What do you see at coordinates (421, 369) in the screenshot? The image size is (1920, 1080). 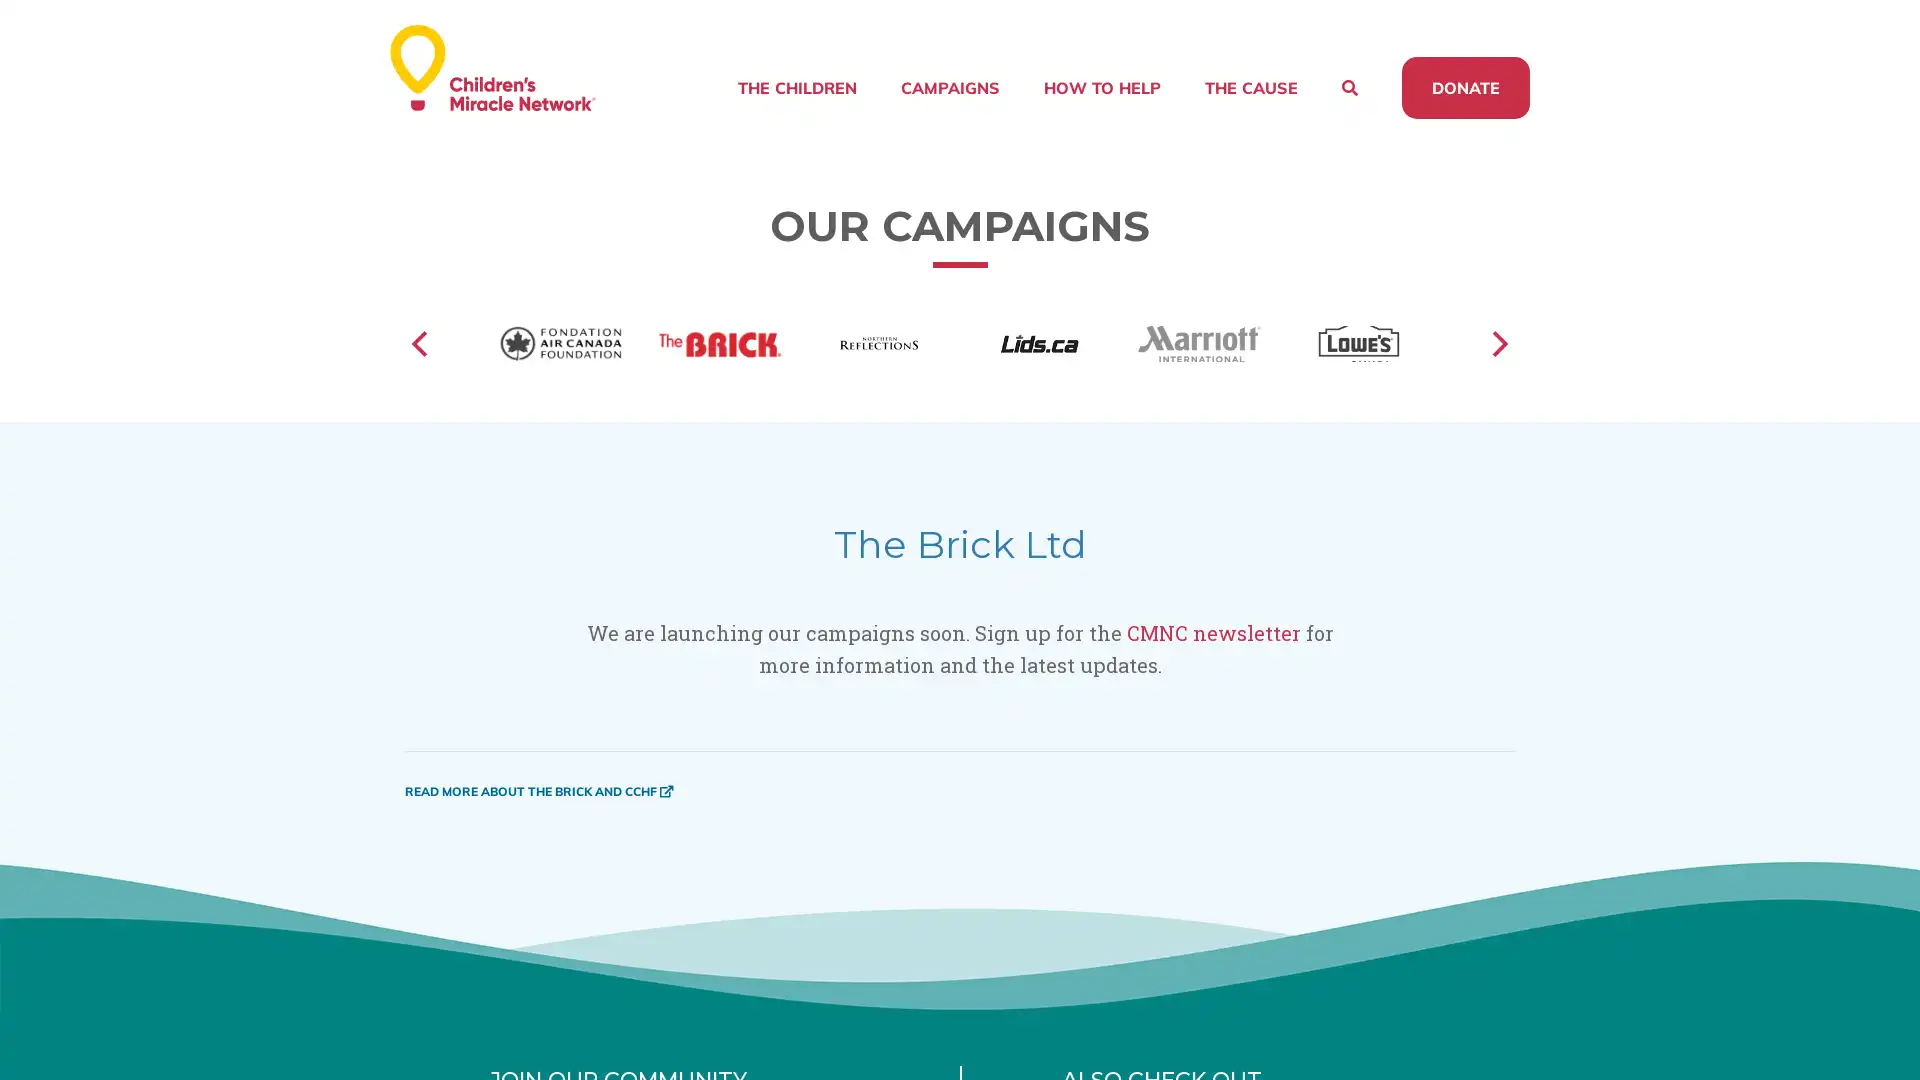 I see `Previous` at bounding box center [421, 369].